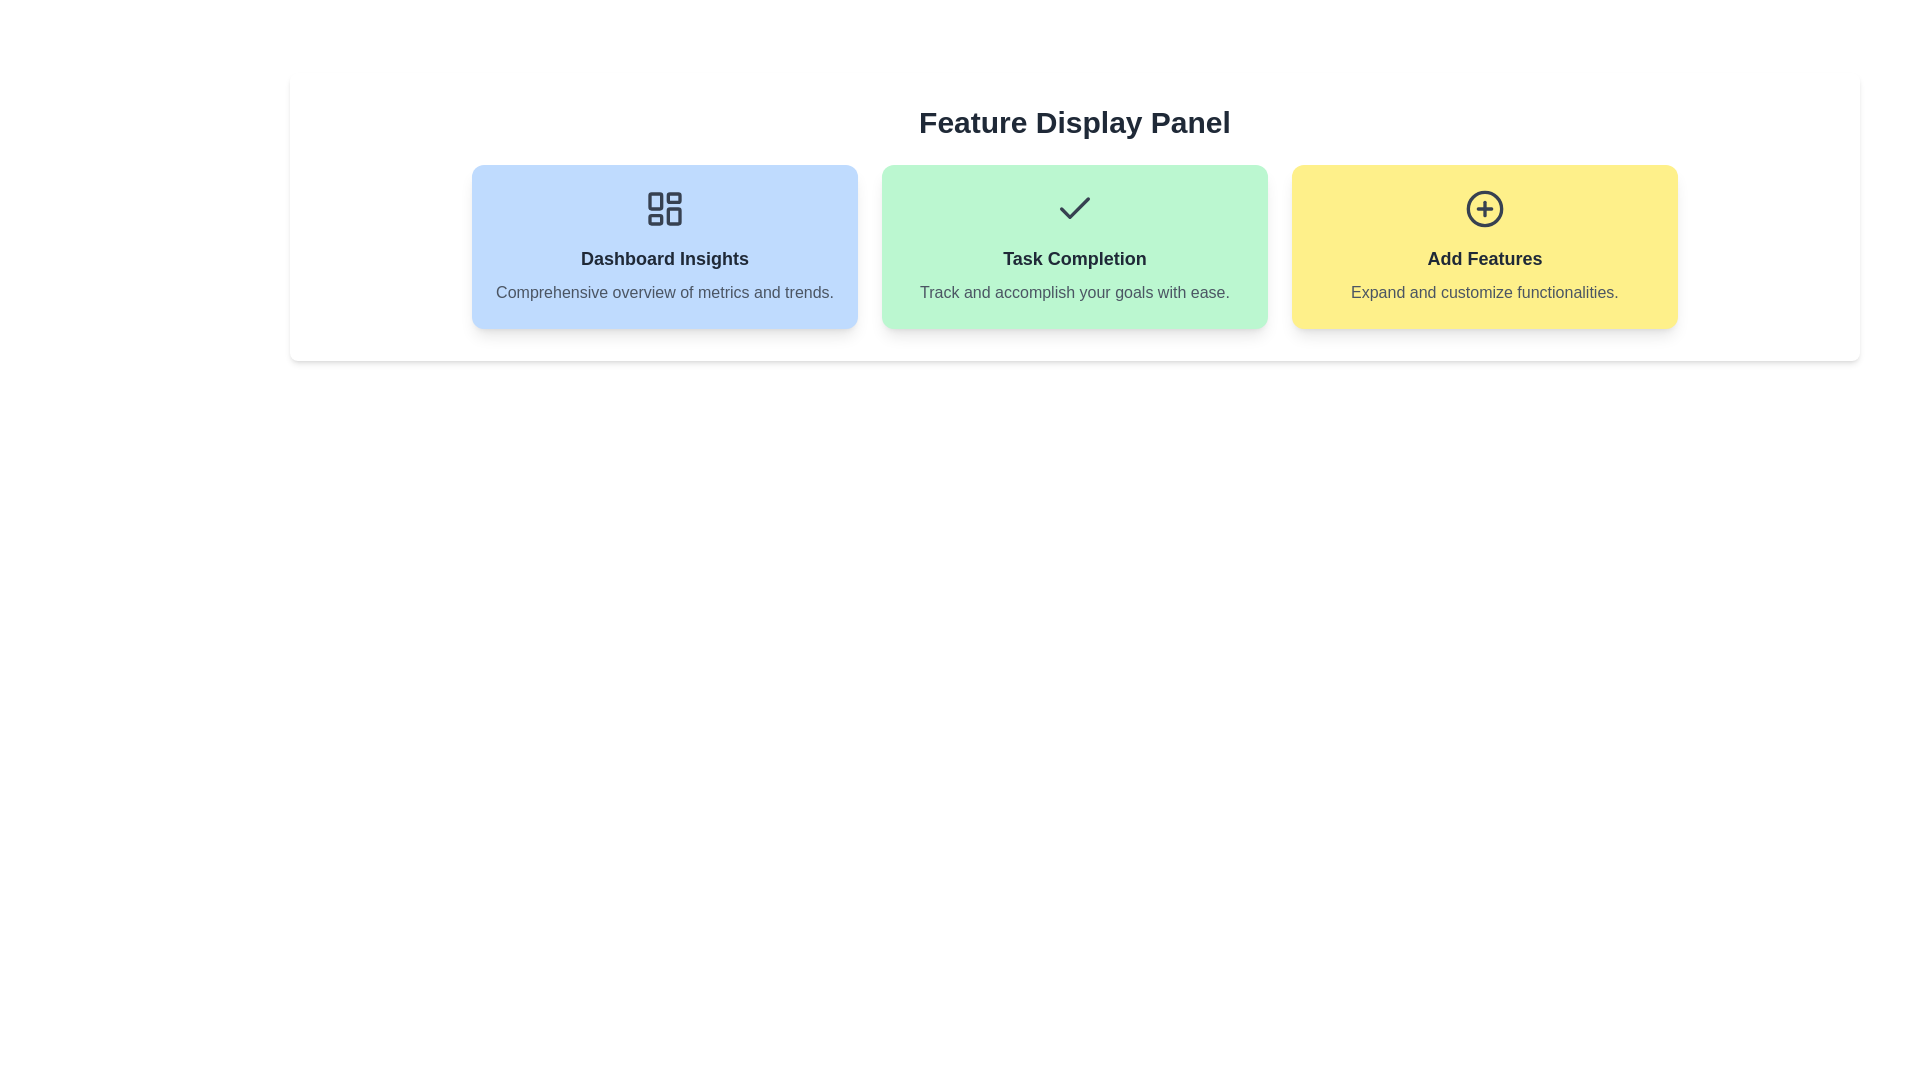  Describe the element at coordinates (1074, 208) in the screenshot. I see `the checkmark SVG icon located at the top-center of the green section labeled 'Task Completion', which serves as a visual representation of completion` at that location.